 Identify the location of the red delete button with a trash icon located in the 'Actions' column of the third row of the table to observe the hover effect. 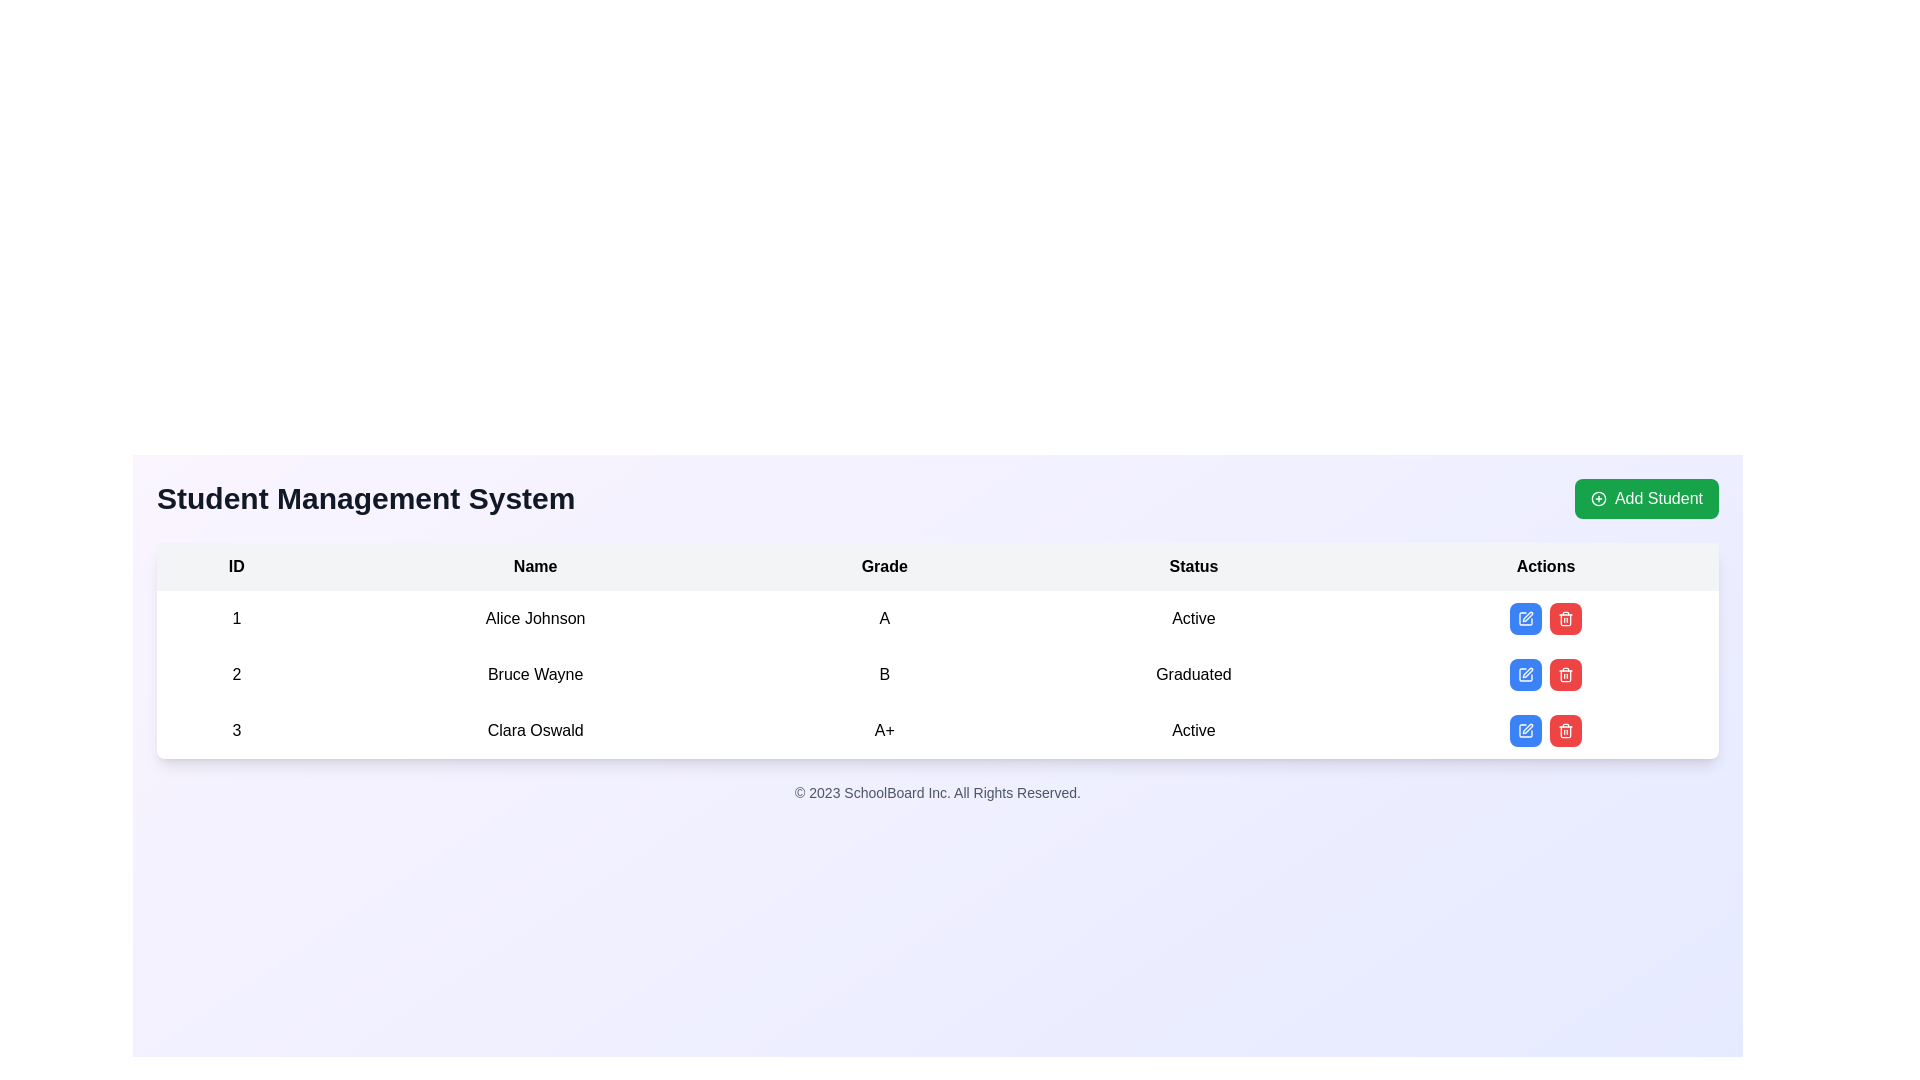
(1564, 731).